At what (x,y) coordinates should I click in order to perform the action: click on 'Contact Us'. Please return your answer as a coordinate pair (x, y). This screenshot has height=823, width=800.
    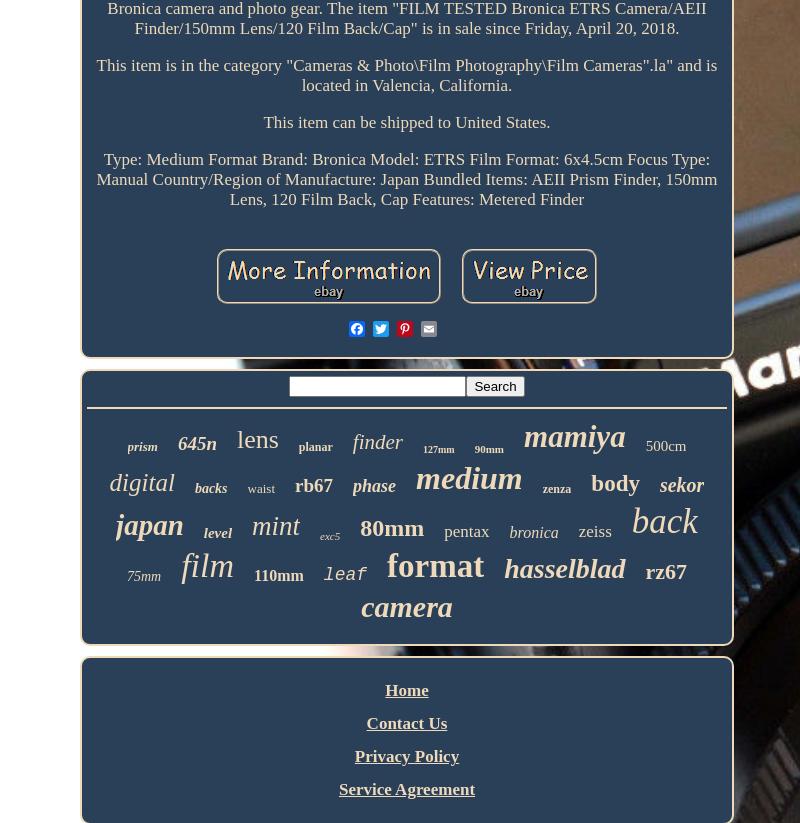
    Looking at the image, I should click on (406, 723).